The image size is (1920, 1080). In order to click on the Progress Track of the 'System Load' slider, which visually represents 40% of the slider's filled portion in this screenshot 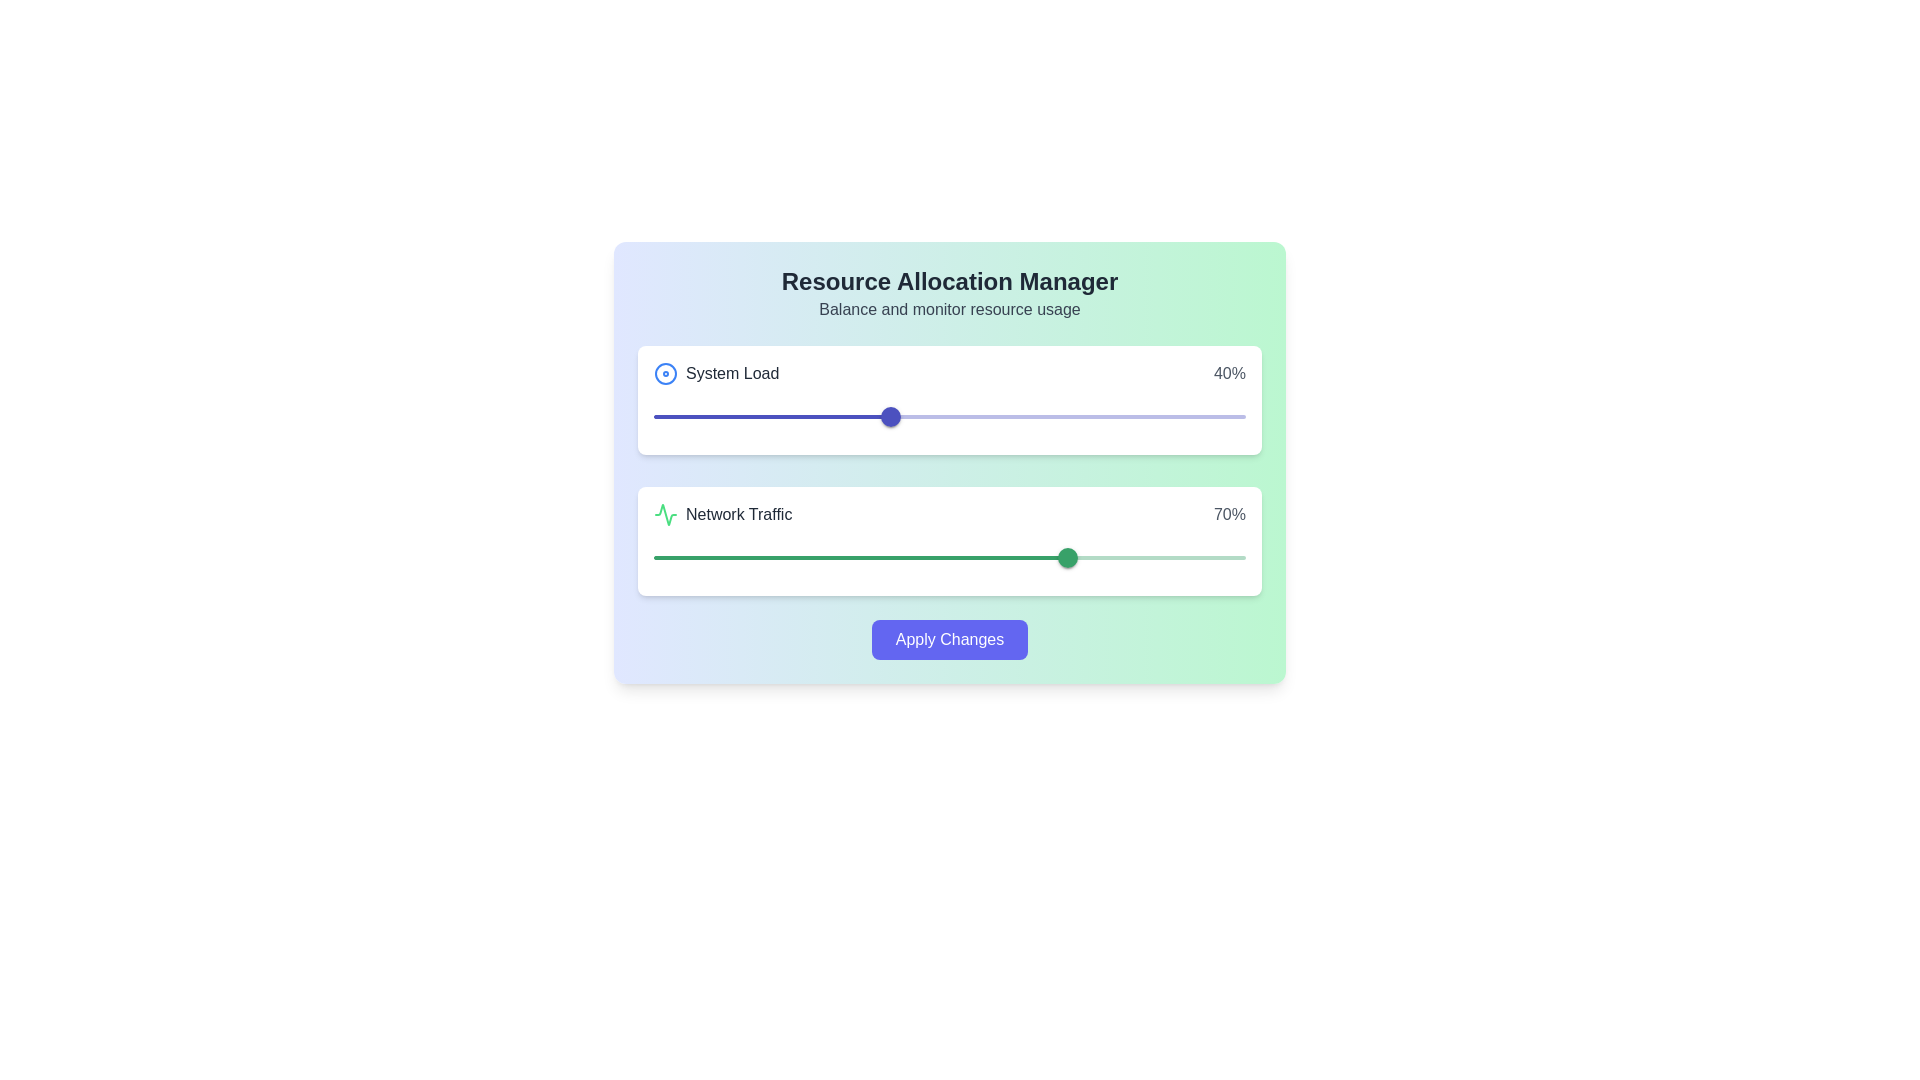, I will do `click(771, 415)`.